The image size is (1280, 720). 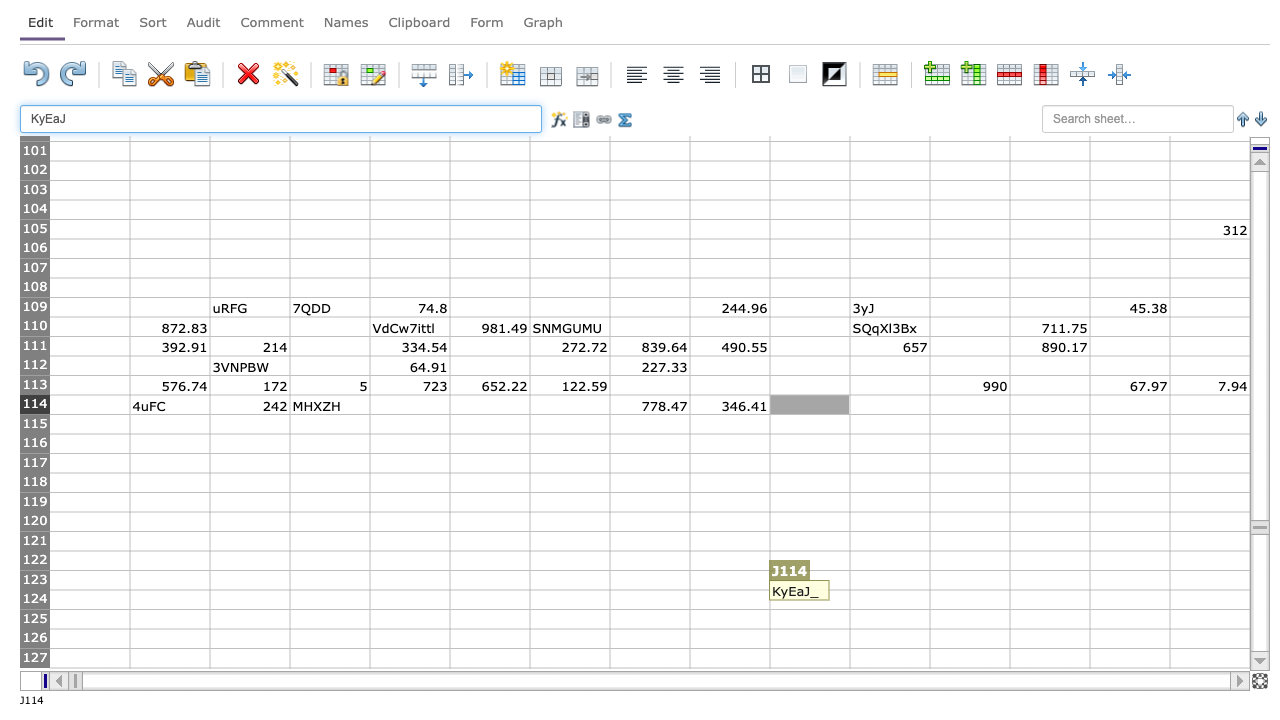 What do you see at coordinates (888, 598) in the screenshot?
I see `Col: K, Row: 124` at bounding box center [888, 598].